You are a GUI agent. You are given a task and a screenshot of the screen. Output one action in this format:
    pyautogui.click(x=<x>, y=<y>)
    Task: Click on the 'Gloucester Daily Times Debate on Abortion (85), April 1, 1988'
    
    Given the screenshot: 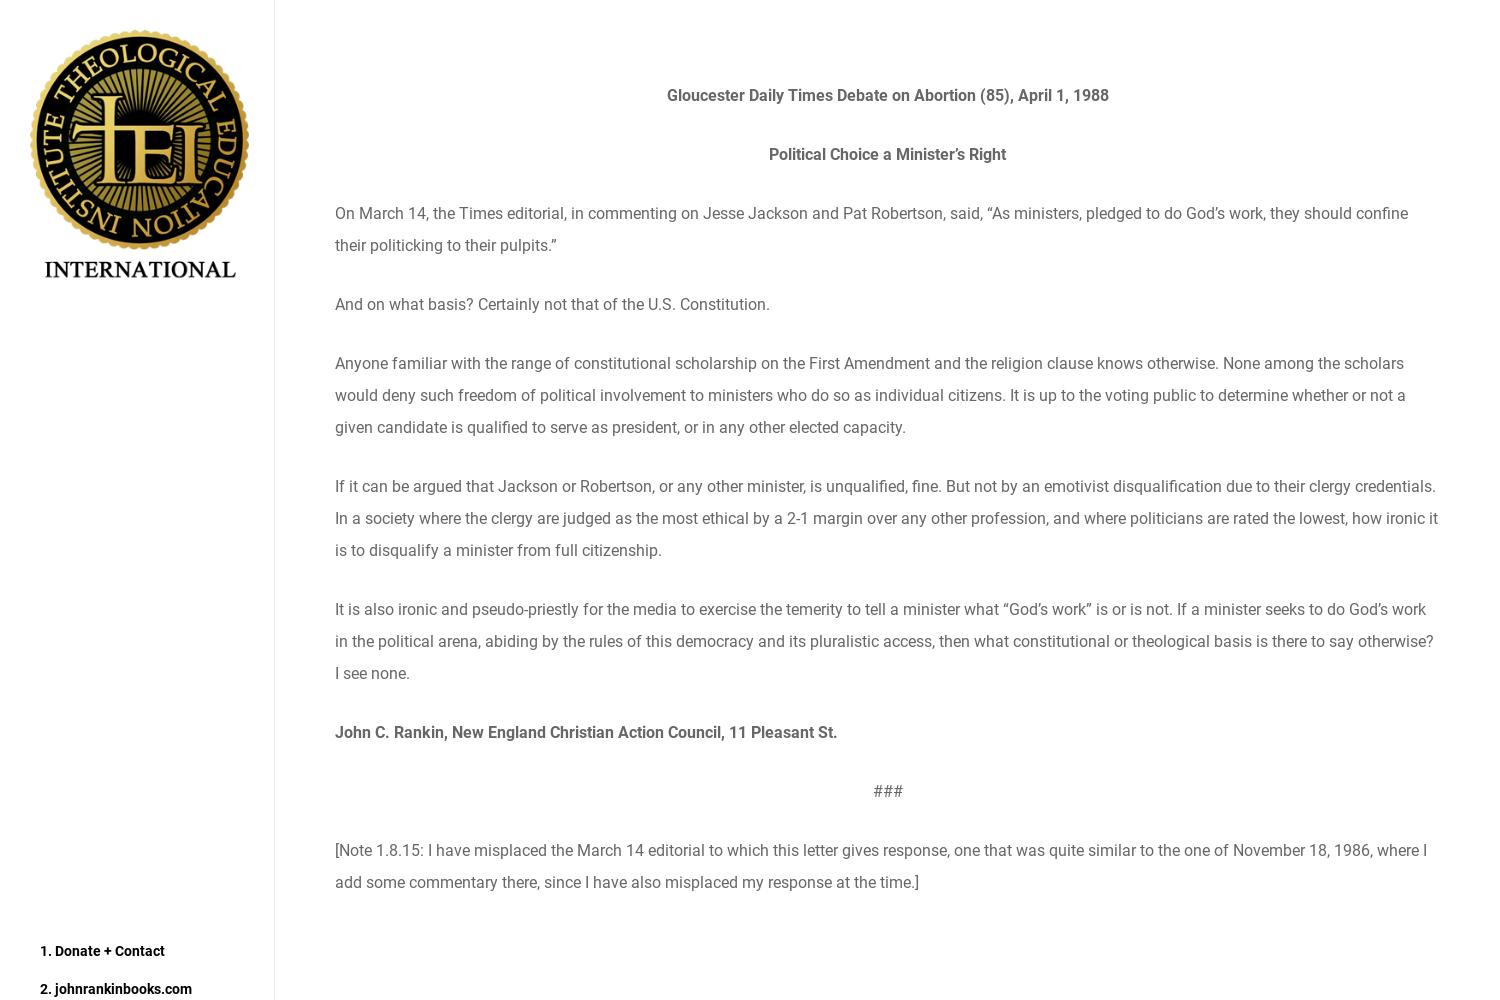 What is the action you would take?
    pyautogui.click(x=886, y=94)
    